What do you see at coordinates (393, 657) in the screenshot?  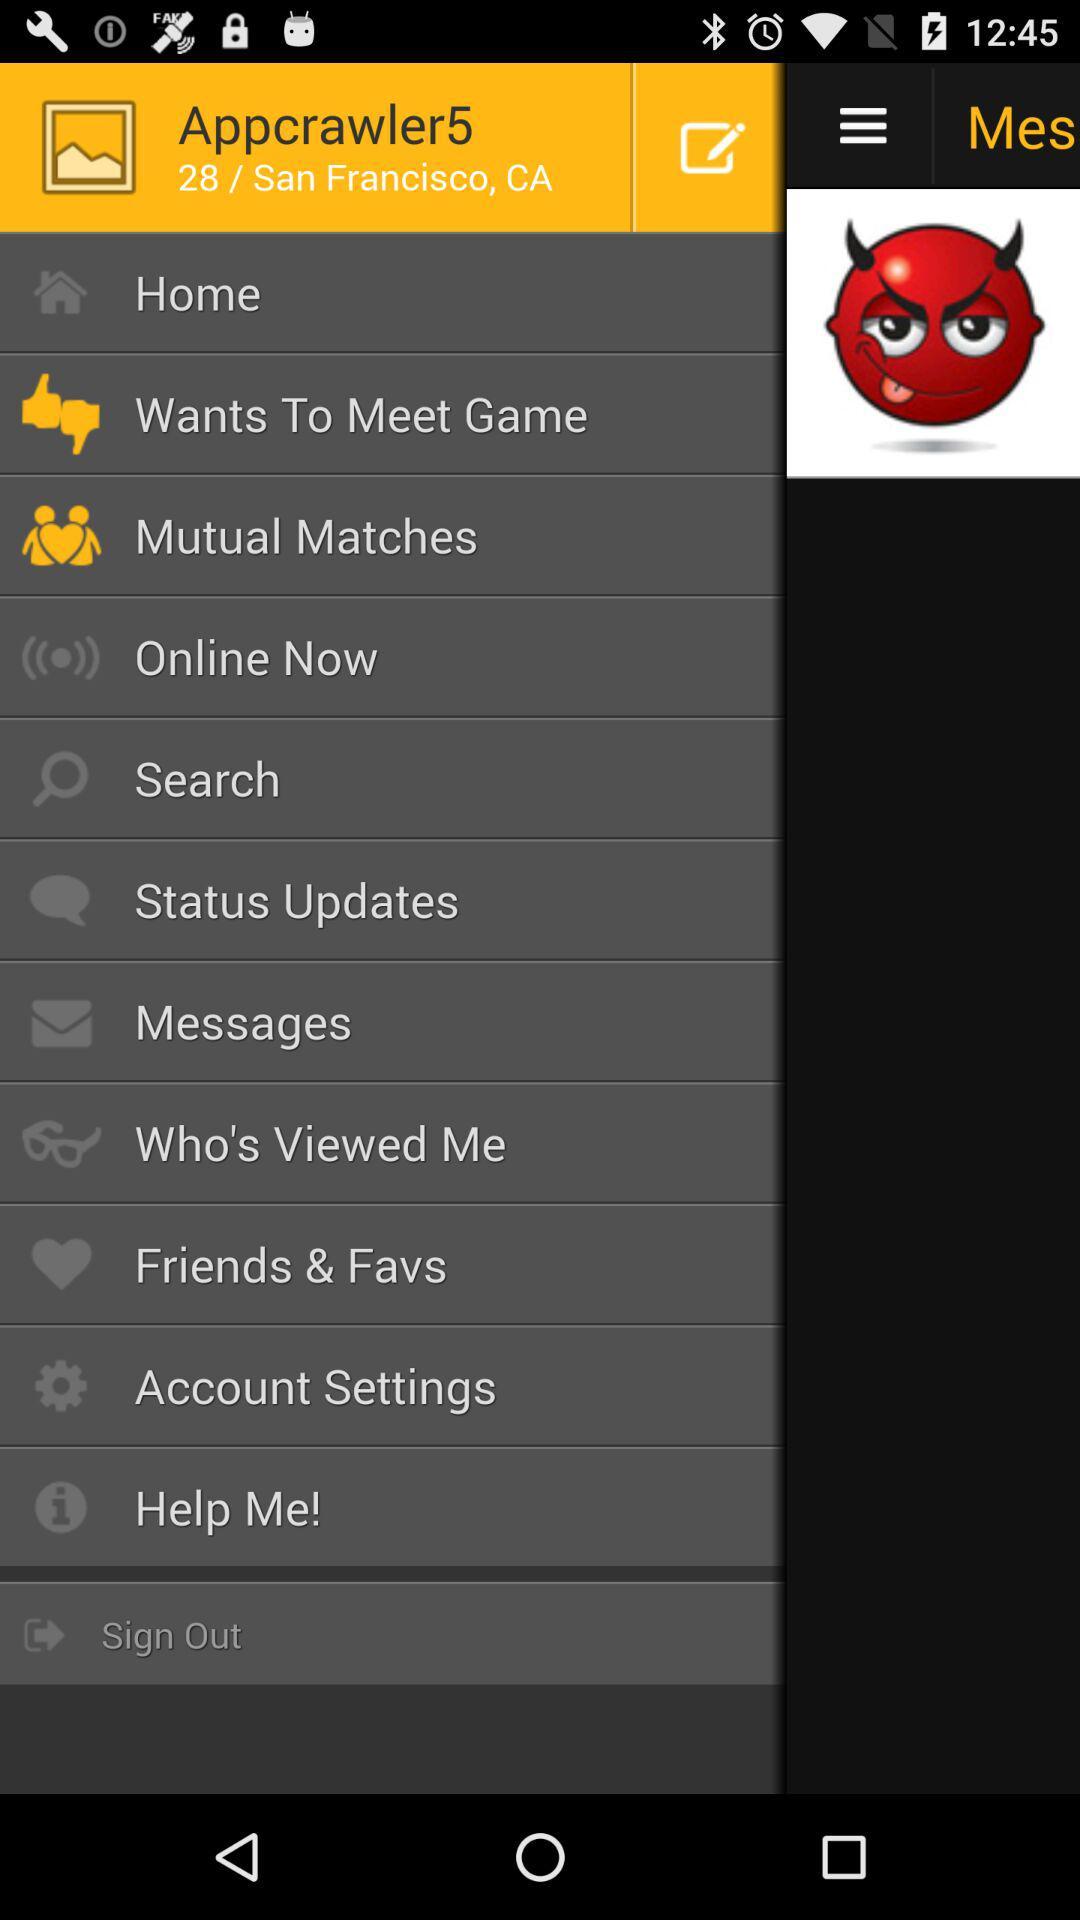 I see `online now button` at bounding box center [393, 657].